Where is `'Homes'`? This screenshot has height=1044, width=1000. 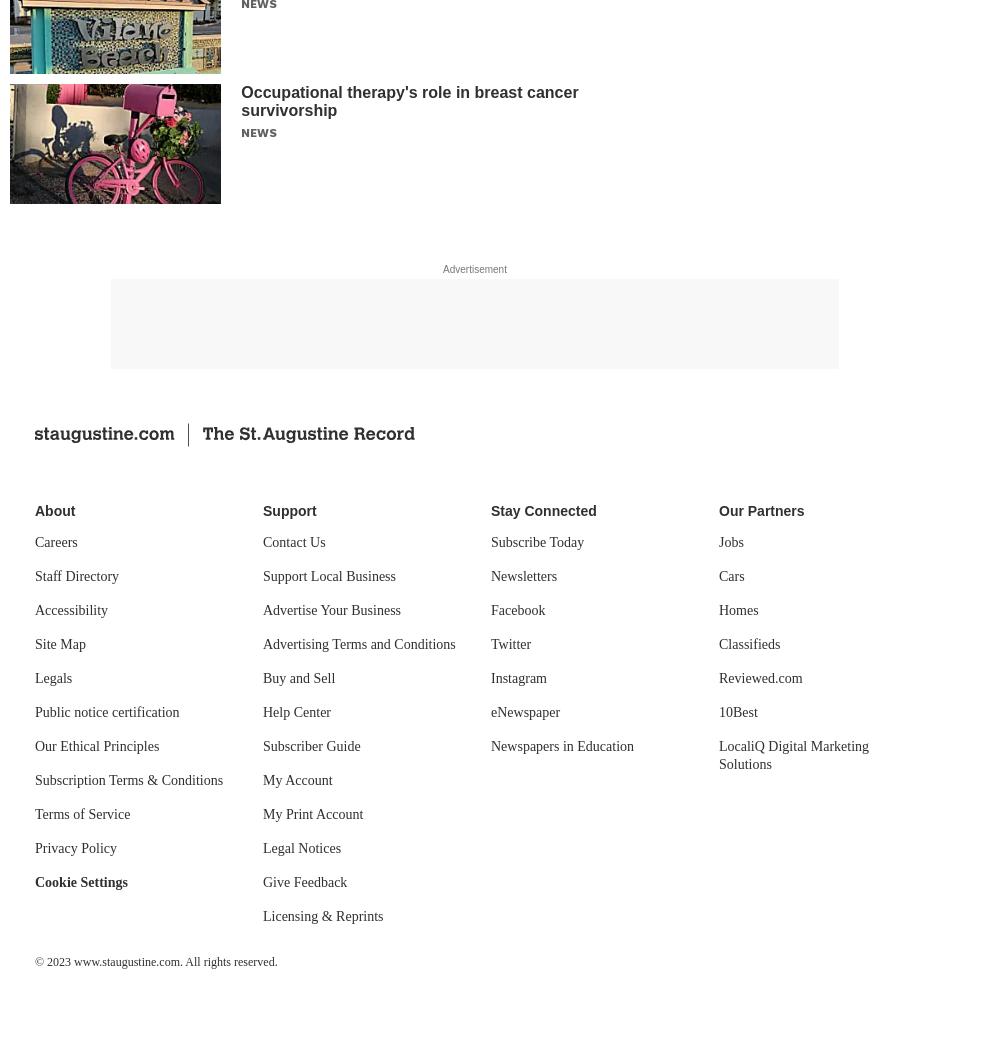
'Homes' is located at coordinates (737, 610).